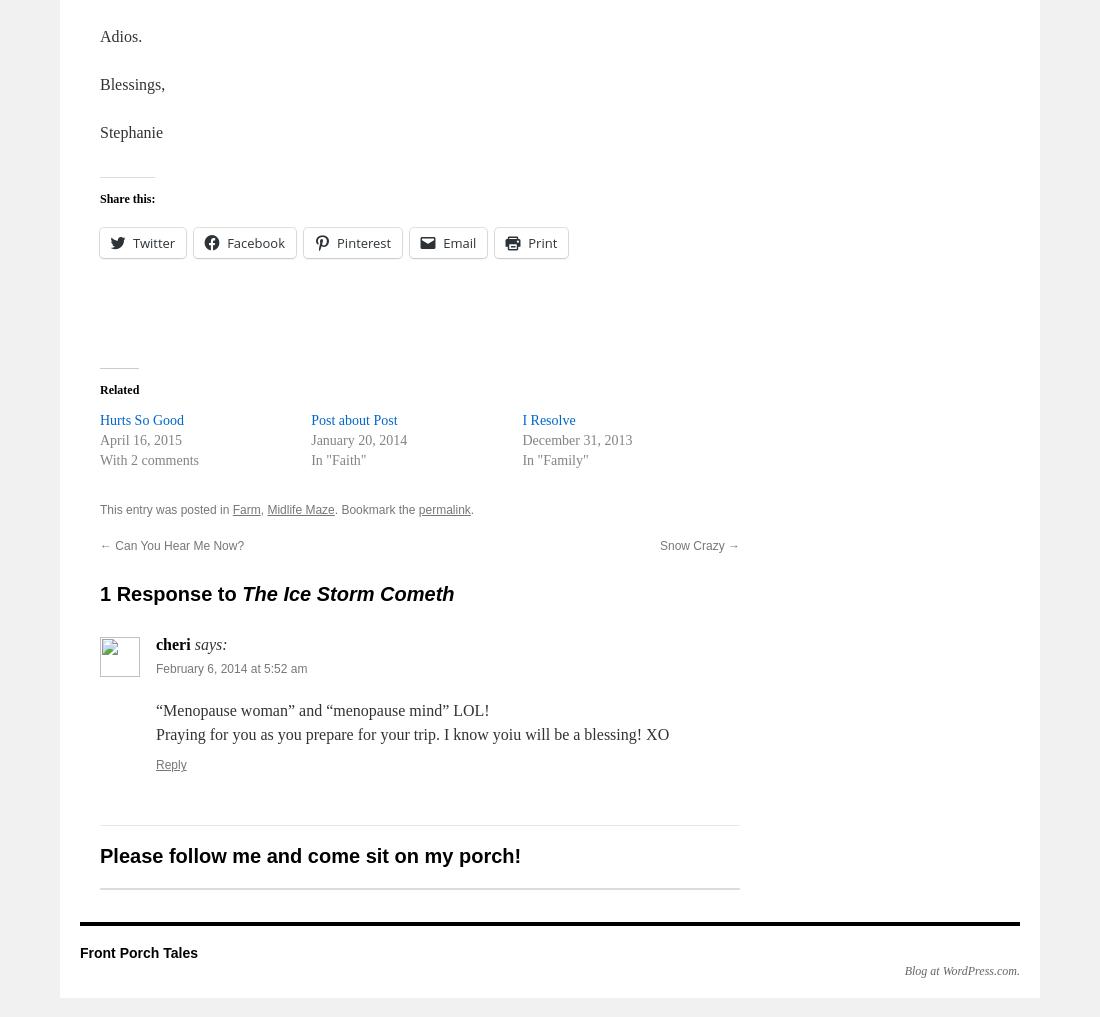  I want to click on '1 Response to', so click(170, 593).